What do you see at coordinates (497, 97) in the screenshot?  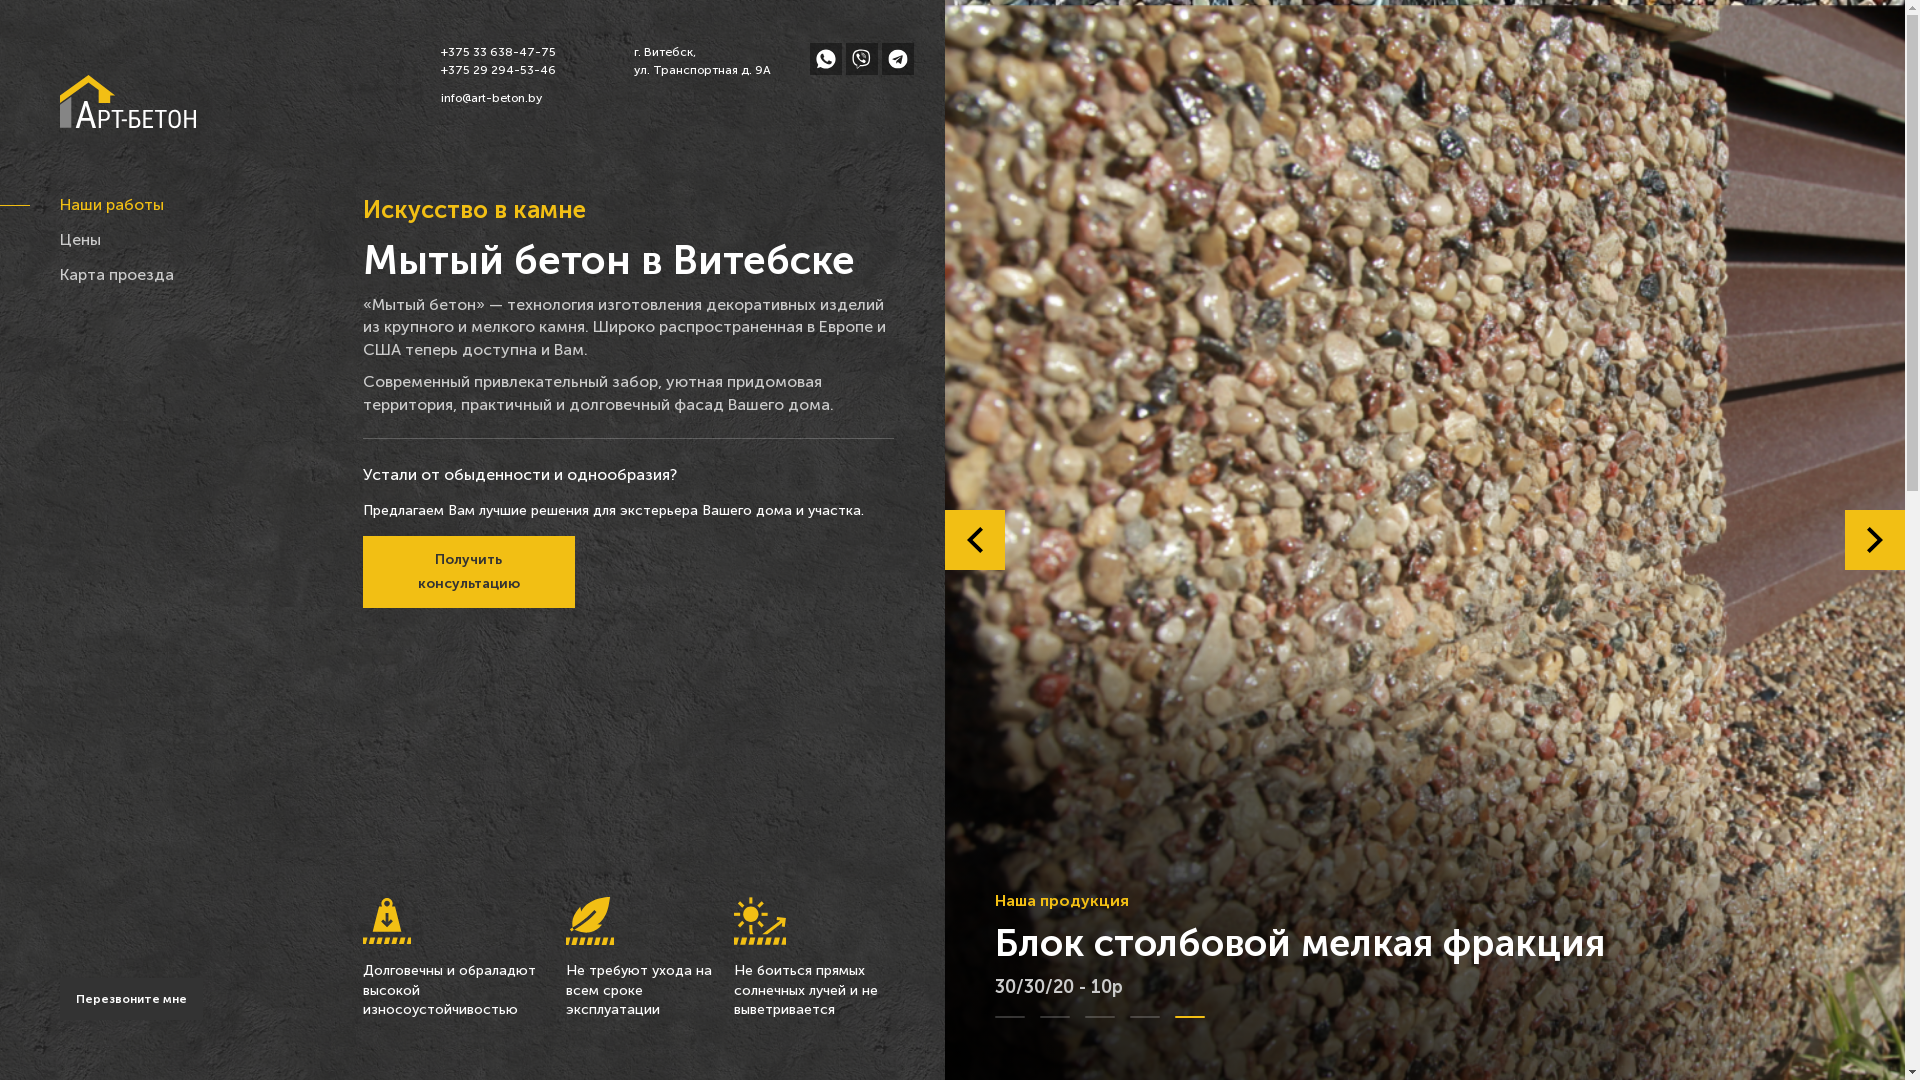 I see `'info@art-beton.by'` at bounding box center [497, 97].